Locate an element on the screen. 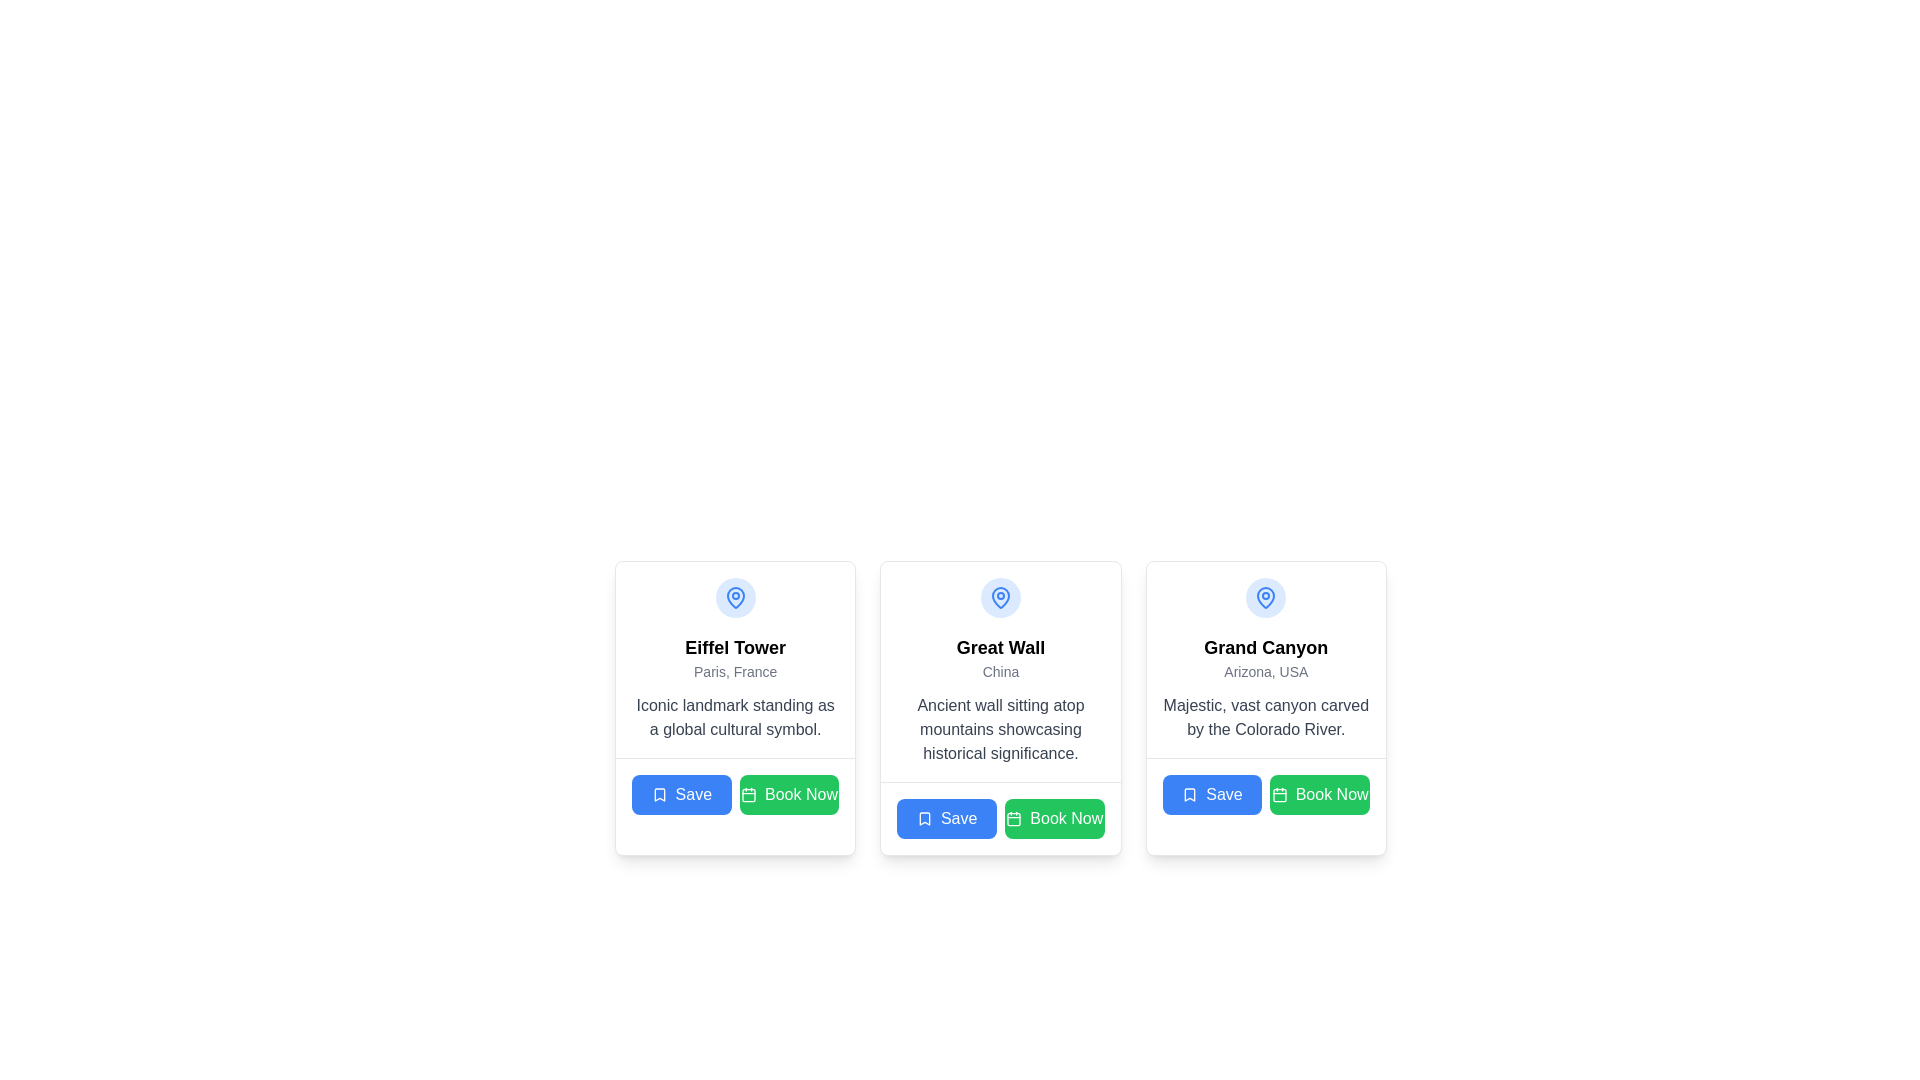 The image size is (1920, 1080). the green 'Book Now' button in the centered card component about the Great Wall is located at coordinates (1001, 763).